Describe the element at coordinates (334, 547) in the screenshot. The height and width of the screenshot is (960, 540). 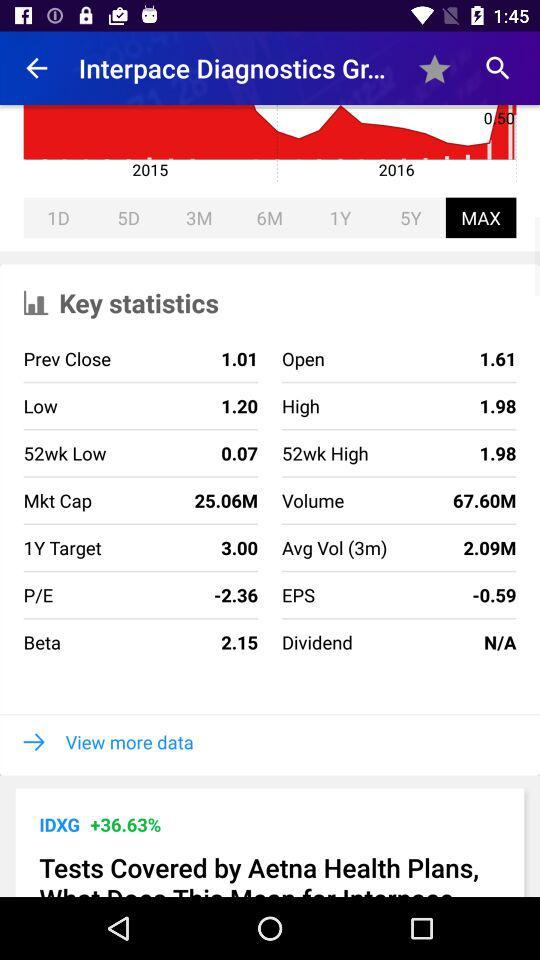
I see `the icon next to the 25.06m item` at that location.